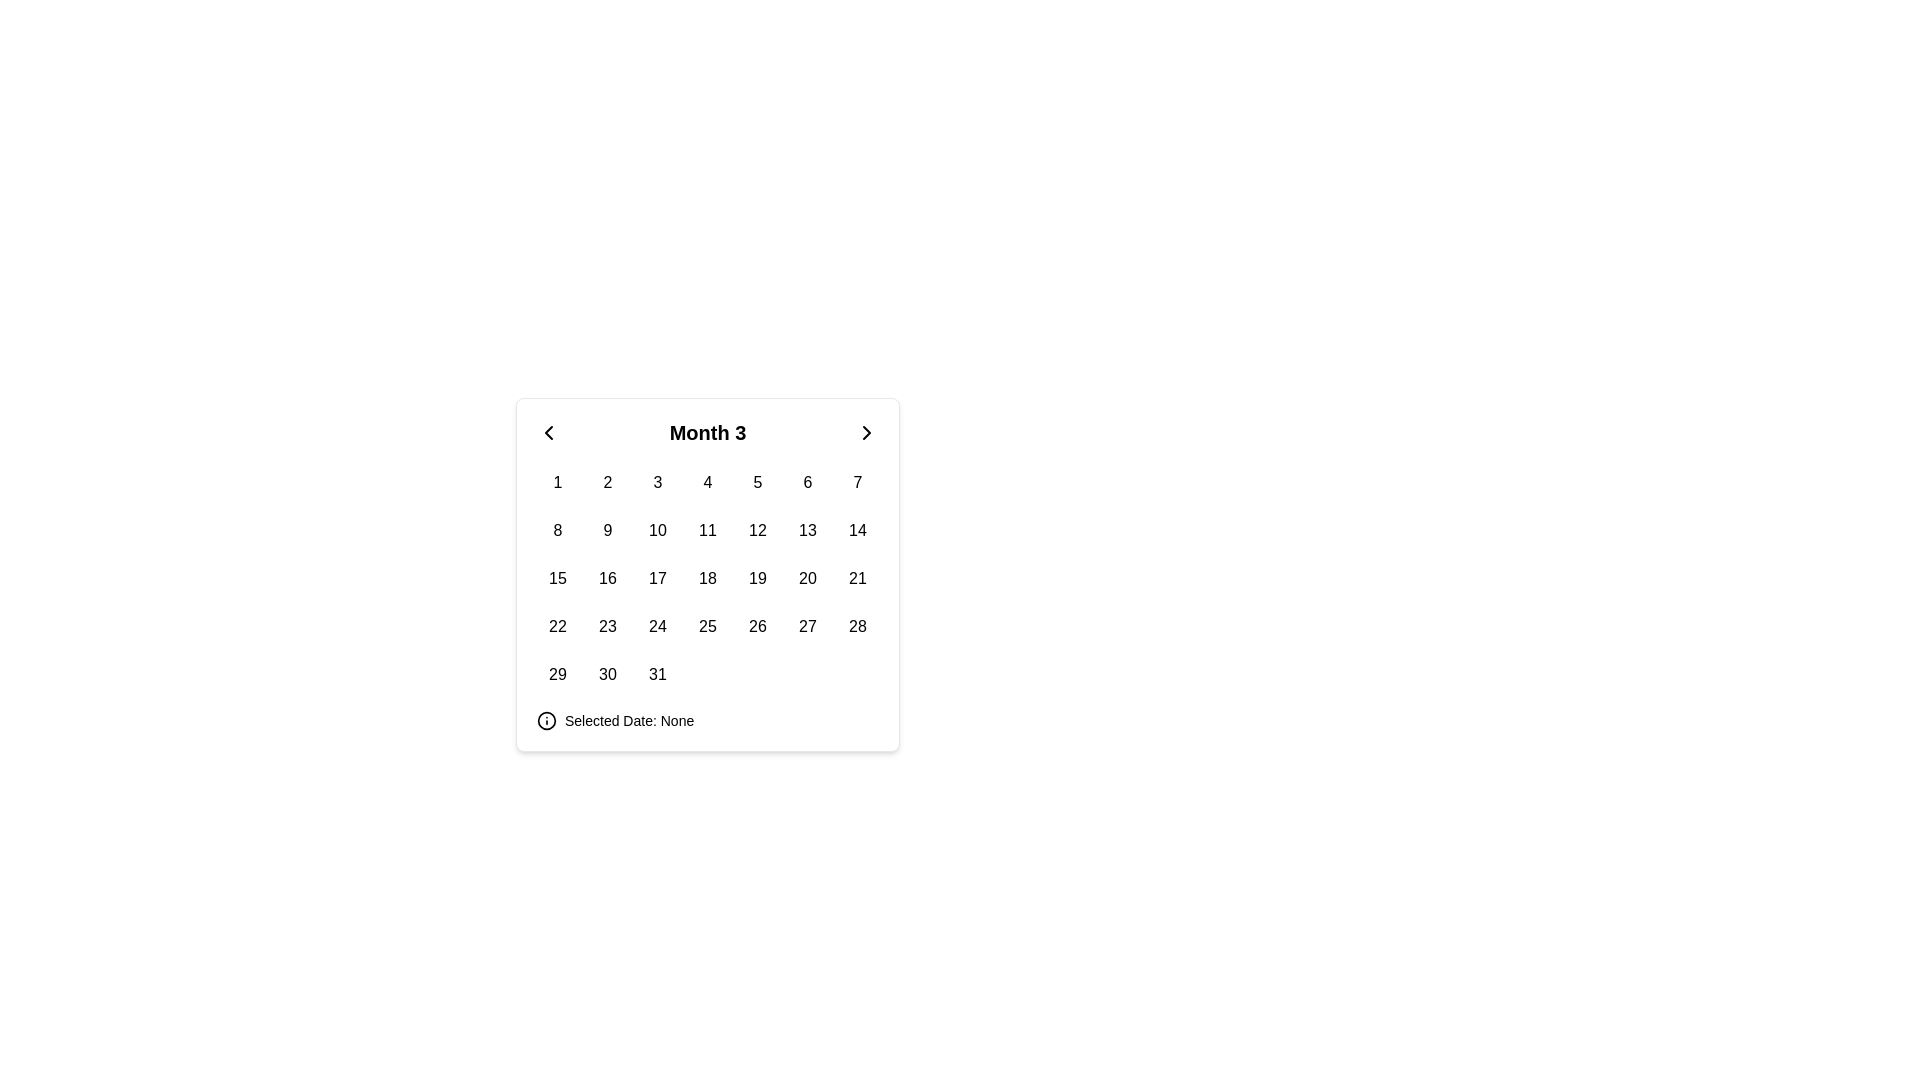 This screenshot has height=1080, width=1920. I want to click on the first grid cell representing the first day of the calendar below the 'Month 3' header, so click(557, 482).